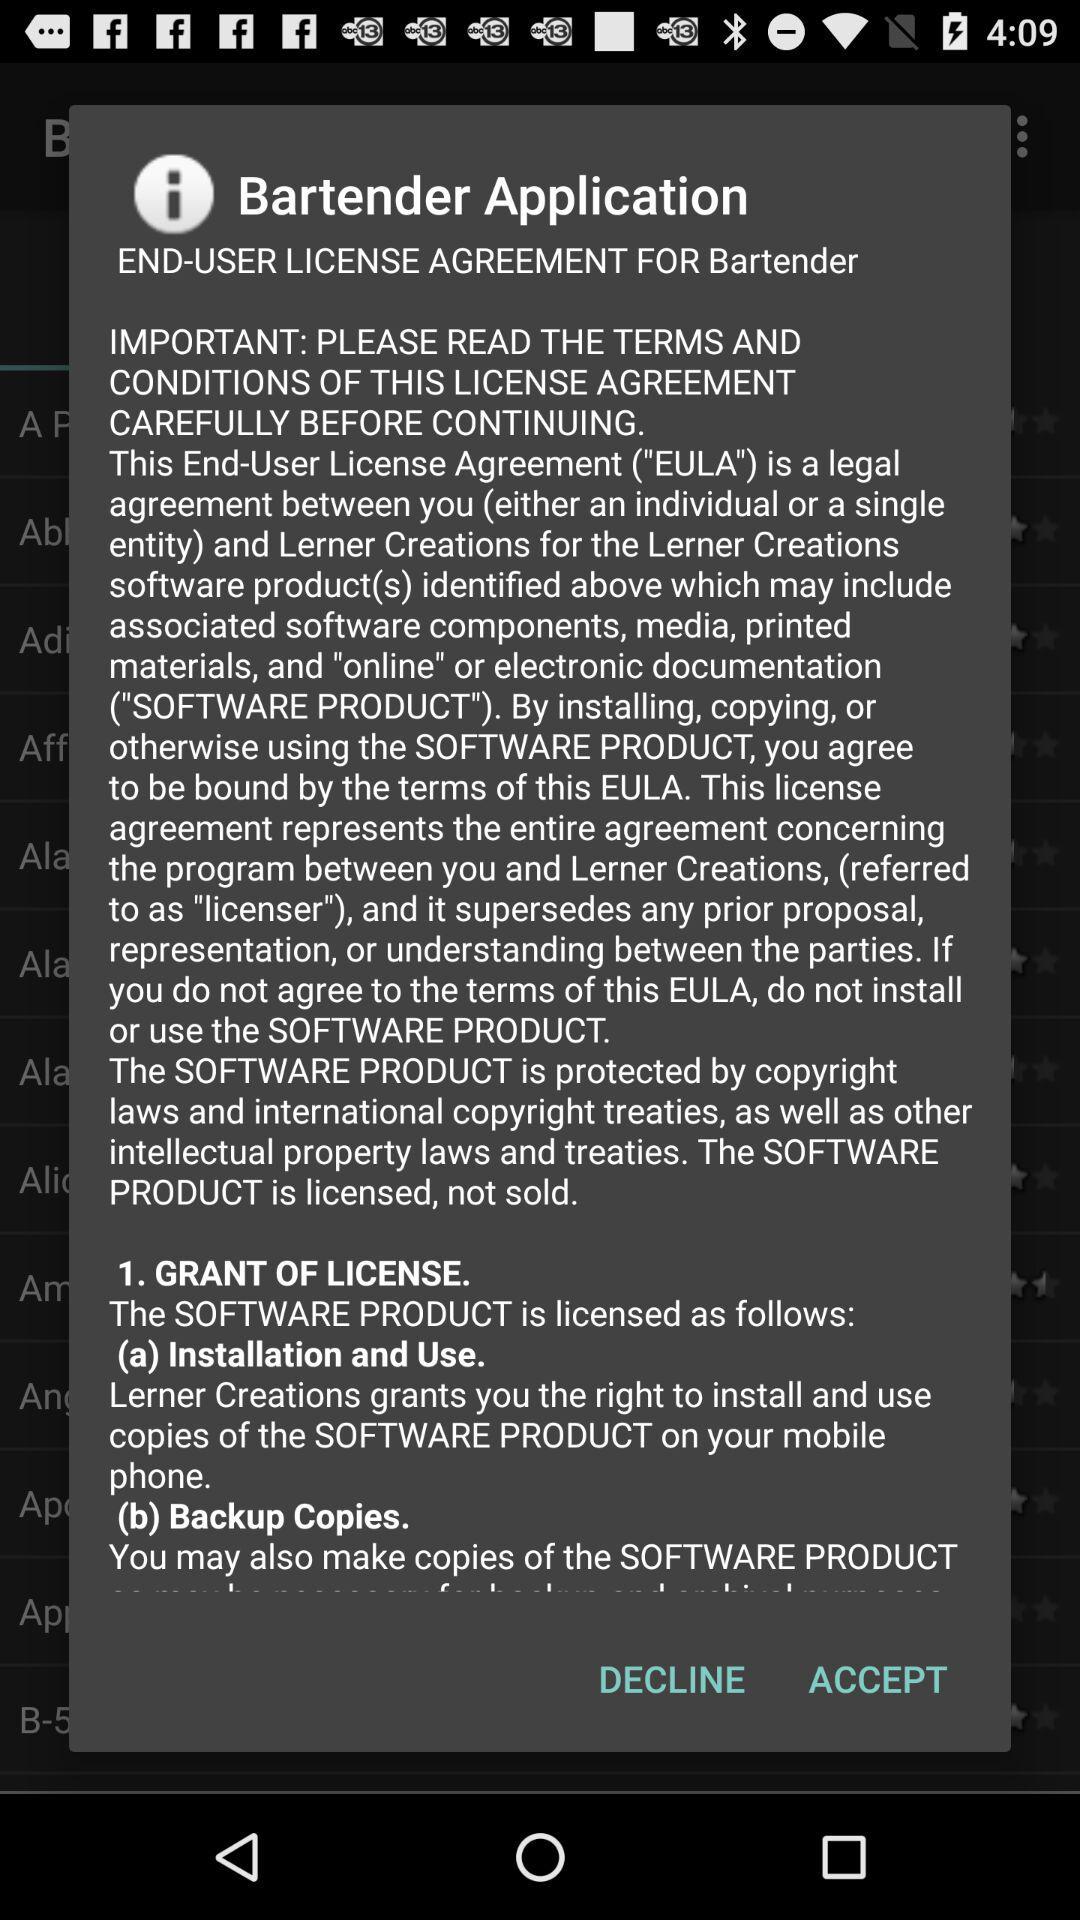 The width and height of the screenshot is (1080, 1920). What do you see at coordinates (877, 1678) in the screenshot?
I see `the item at the bottom right corner` at bounding box center [877, 1678].